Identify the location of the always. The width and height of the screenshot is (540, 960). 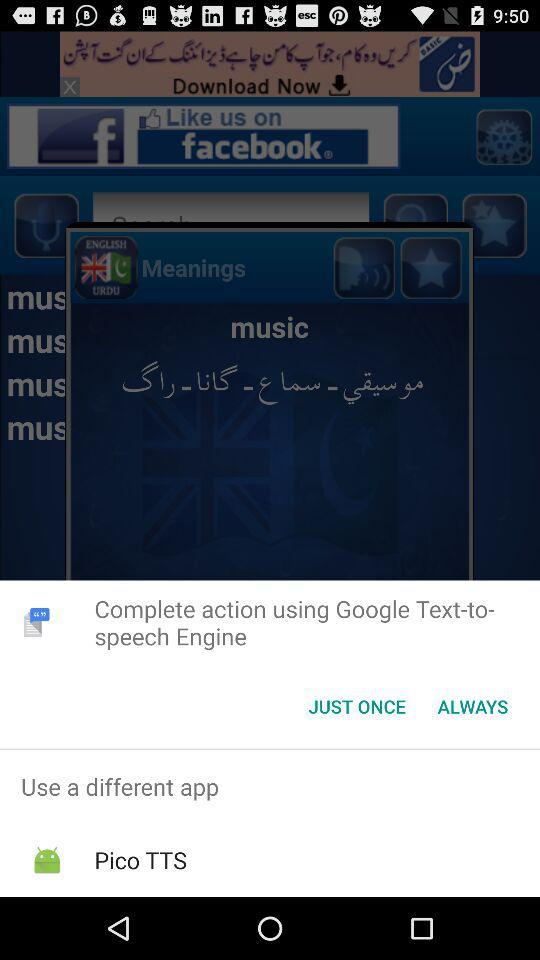
(472, 706).